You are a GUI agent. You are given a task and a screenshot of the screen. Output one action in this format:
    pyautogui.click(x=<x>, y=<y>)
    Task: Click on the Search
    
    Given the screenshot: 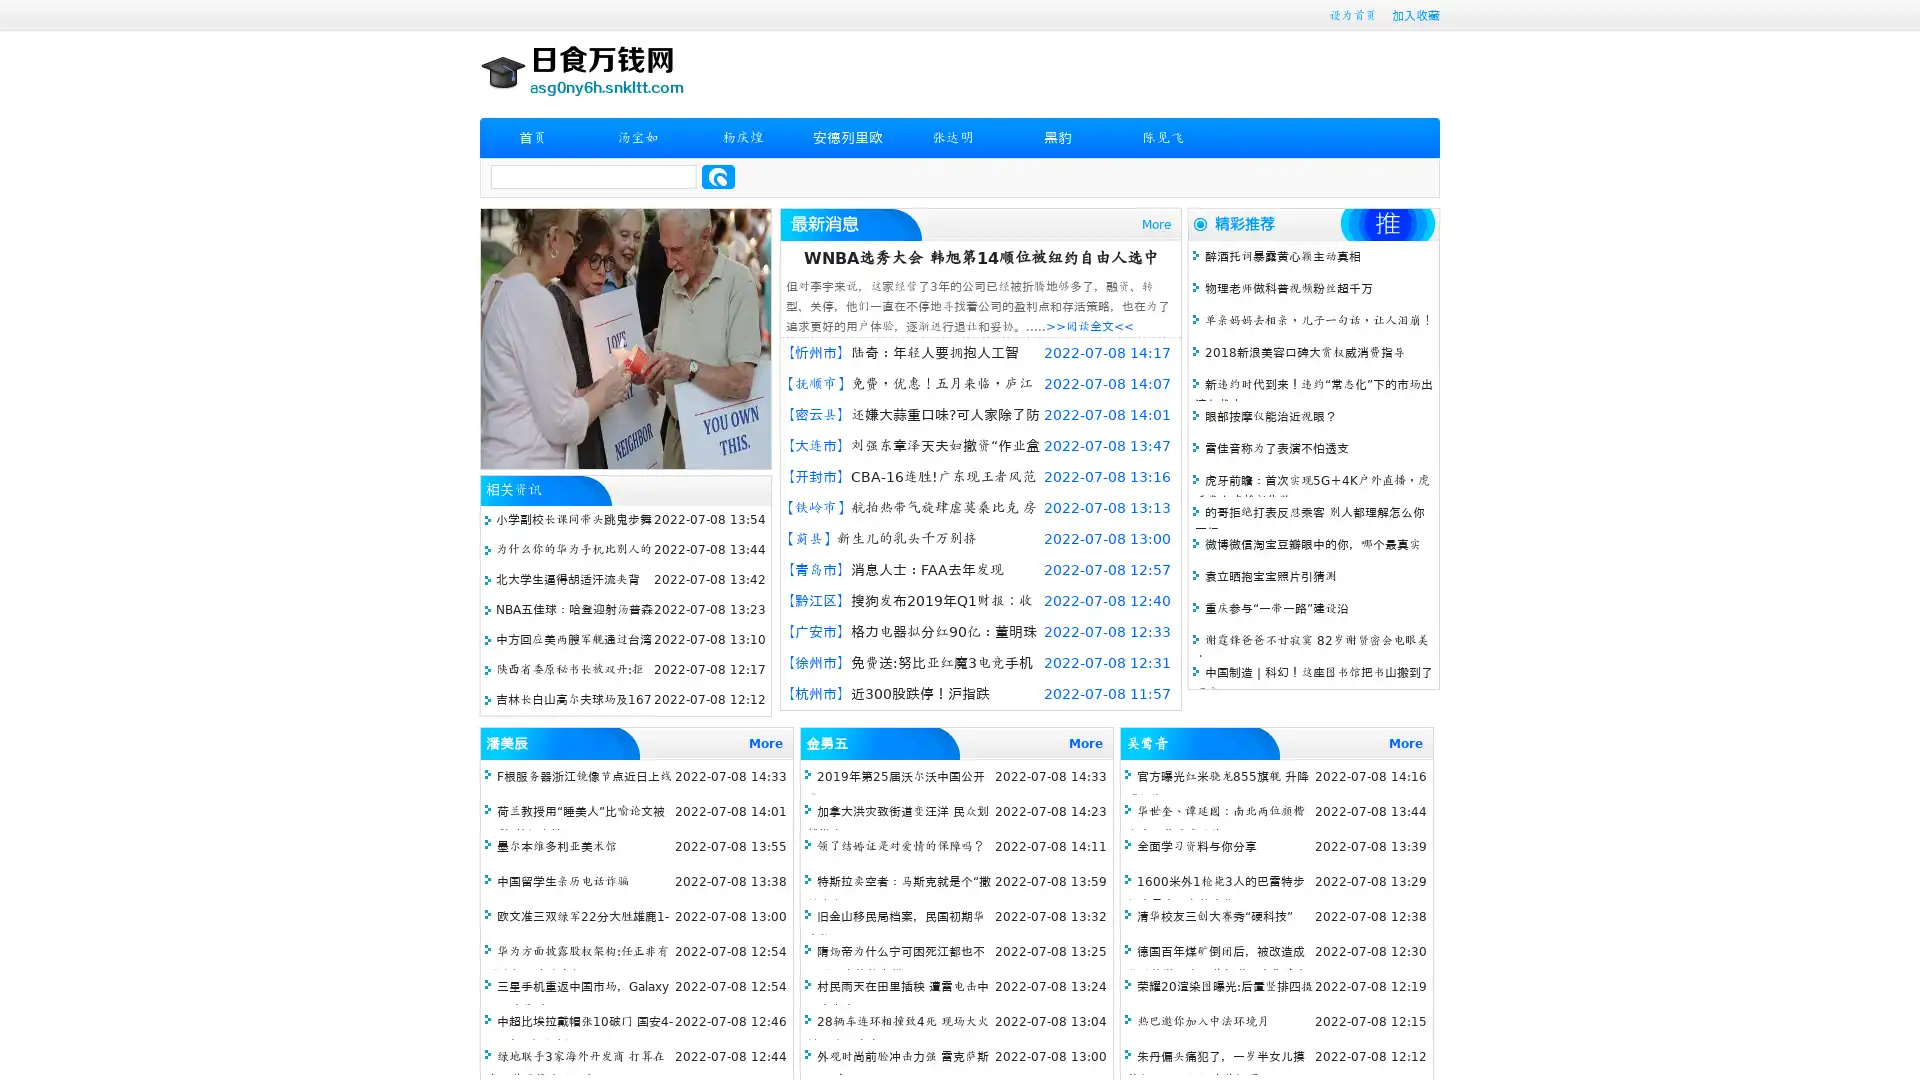 What is the action you would take?
    pyautogui.click(x=718, y=176)
    